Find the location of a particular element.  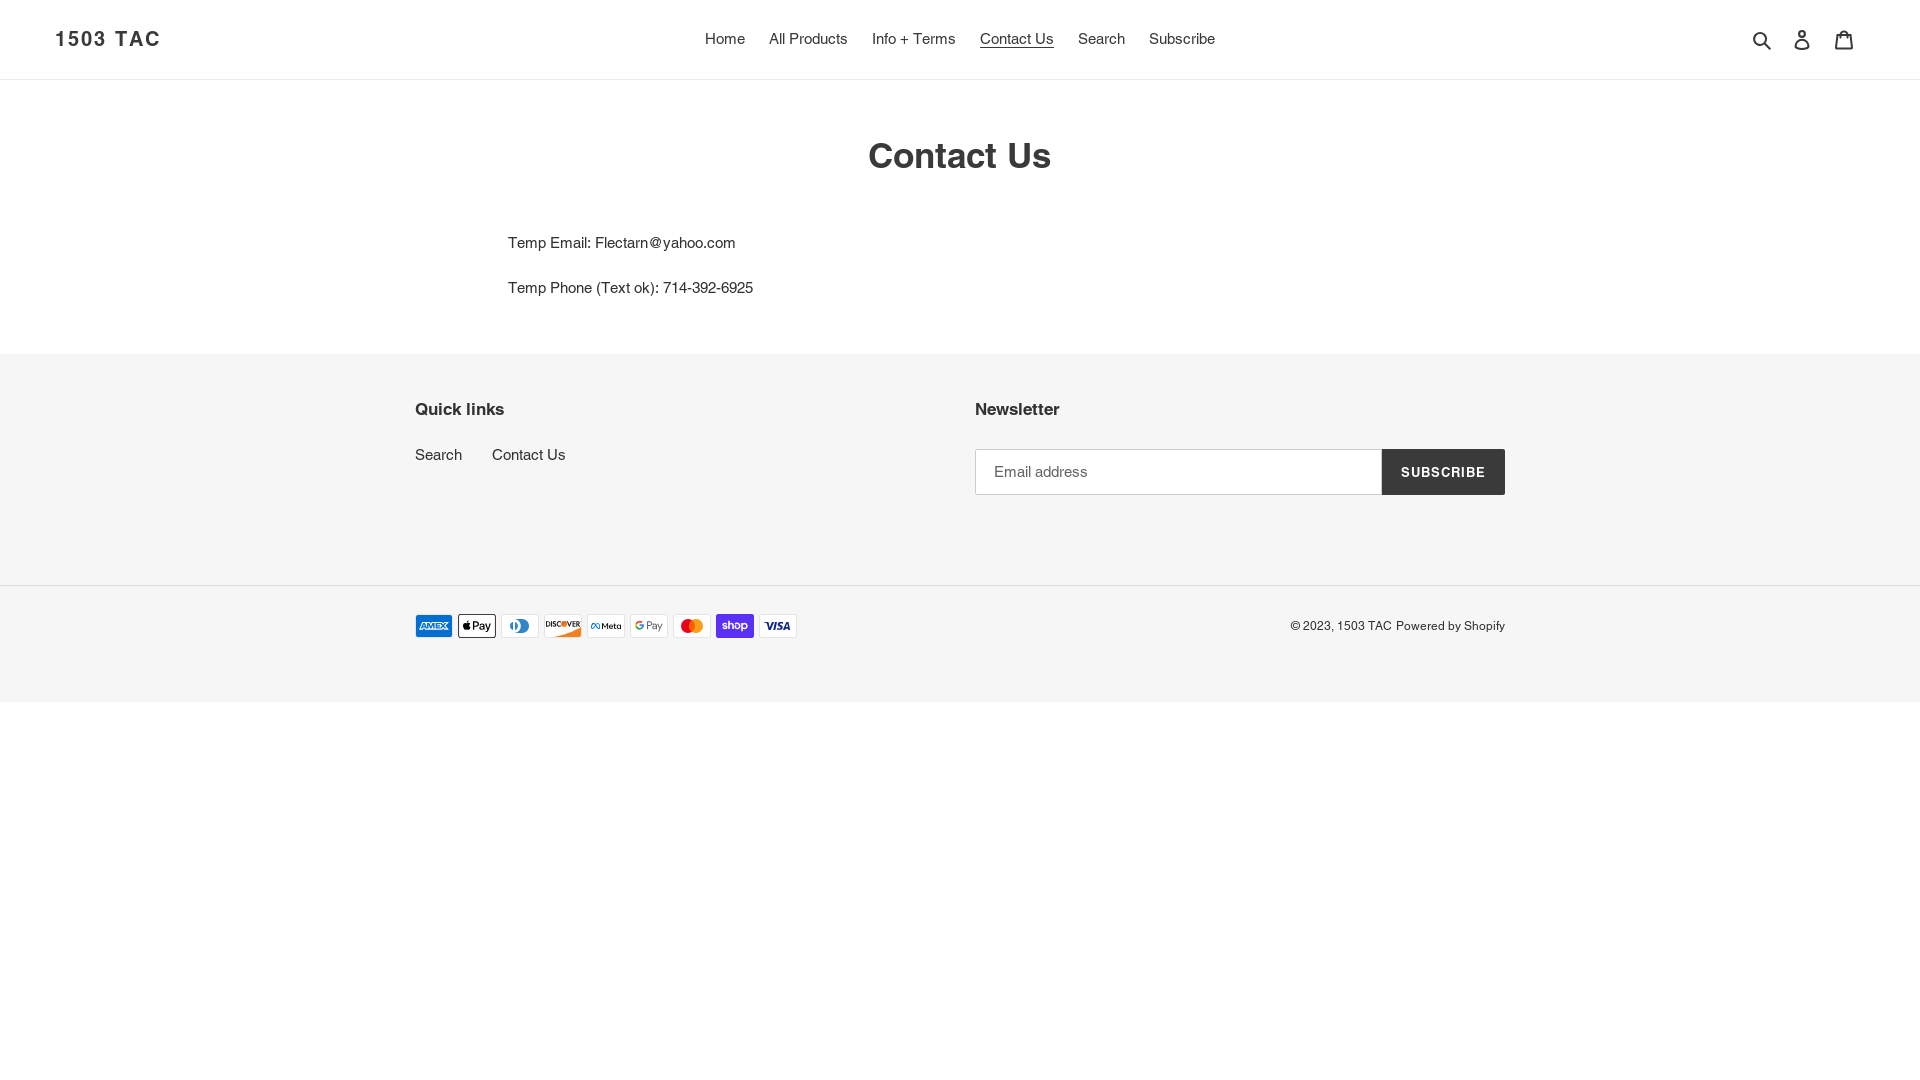

'All Products' is located at coordinates (808, 39).